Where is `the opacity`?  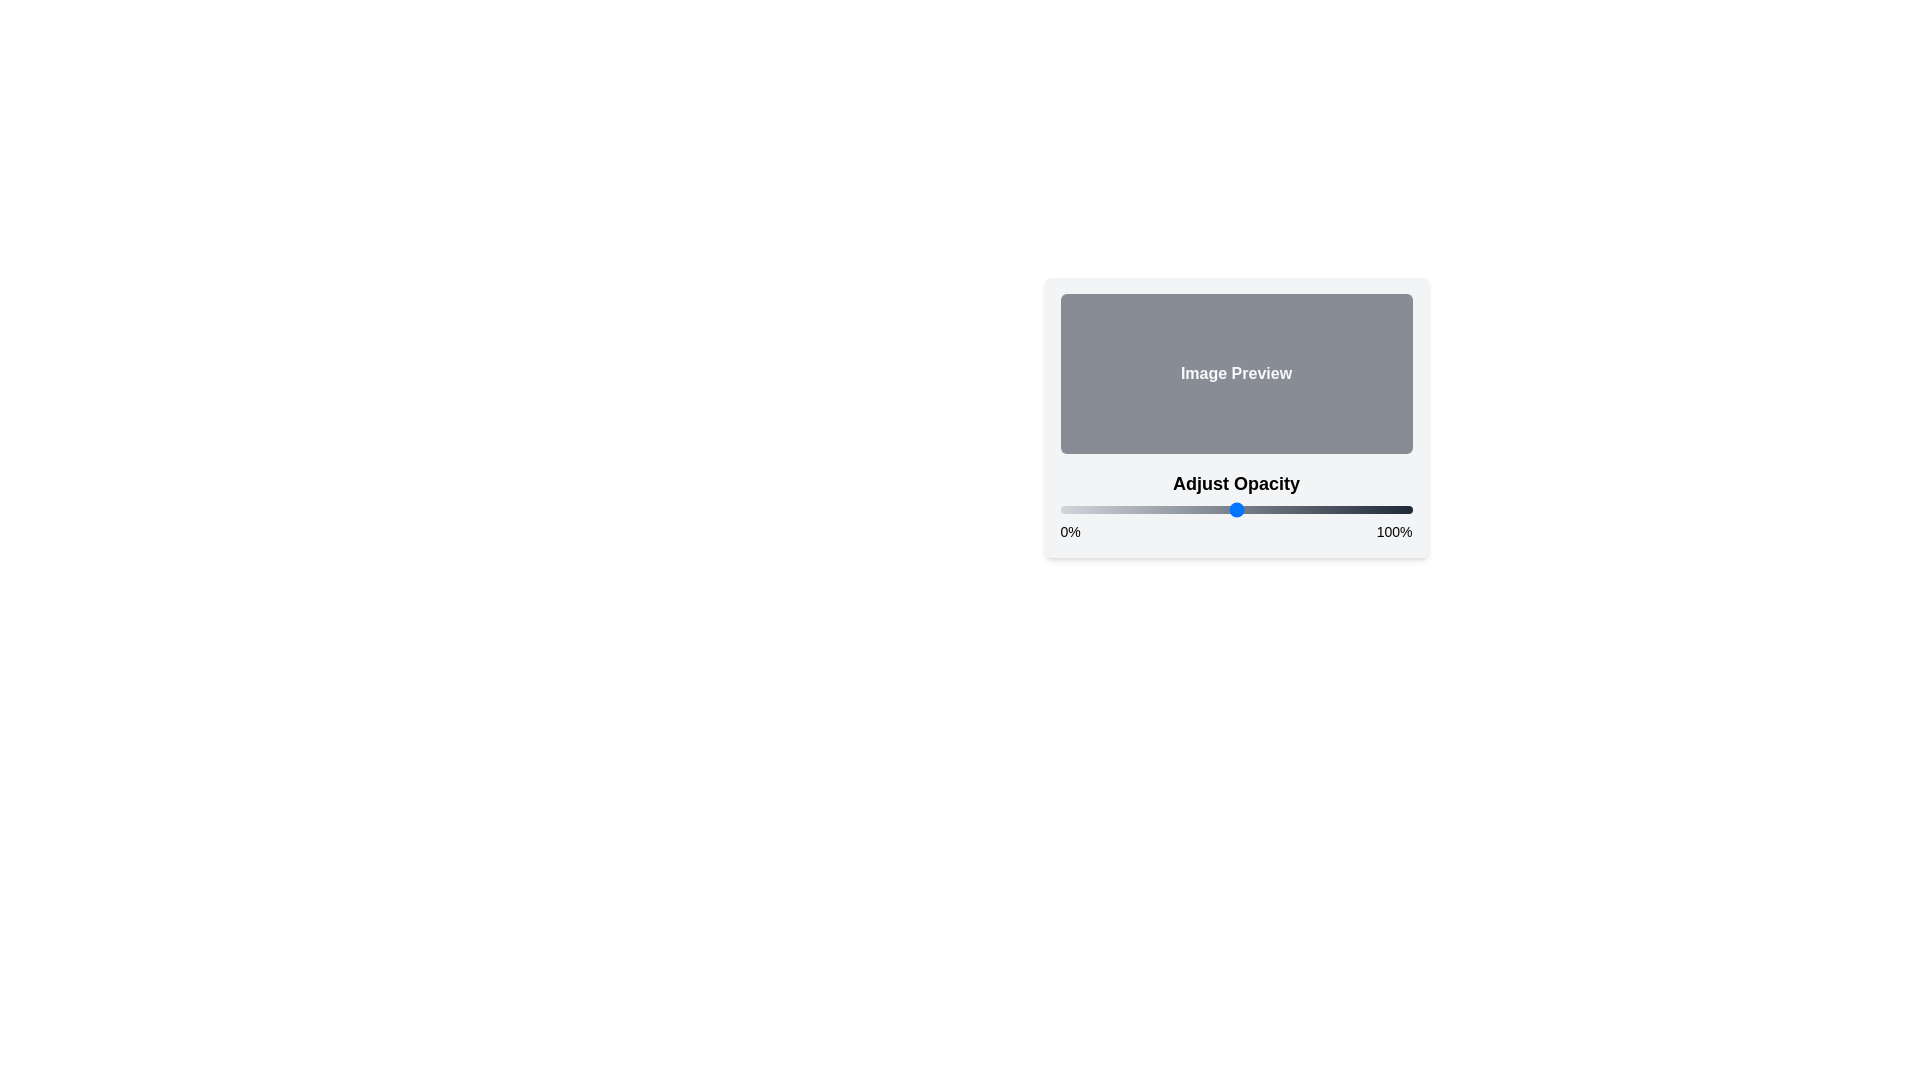
the opacity is located at coordinates (1359, 508).